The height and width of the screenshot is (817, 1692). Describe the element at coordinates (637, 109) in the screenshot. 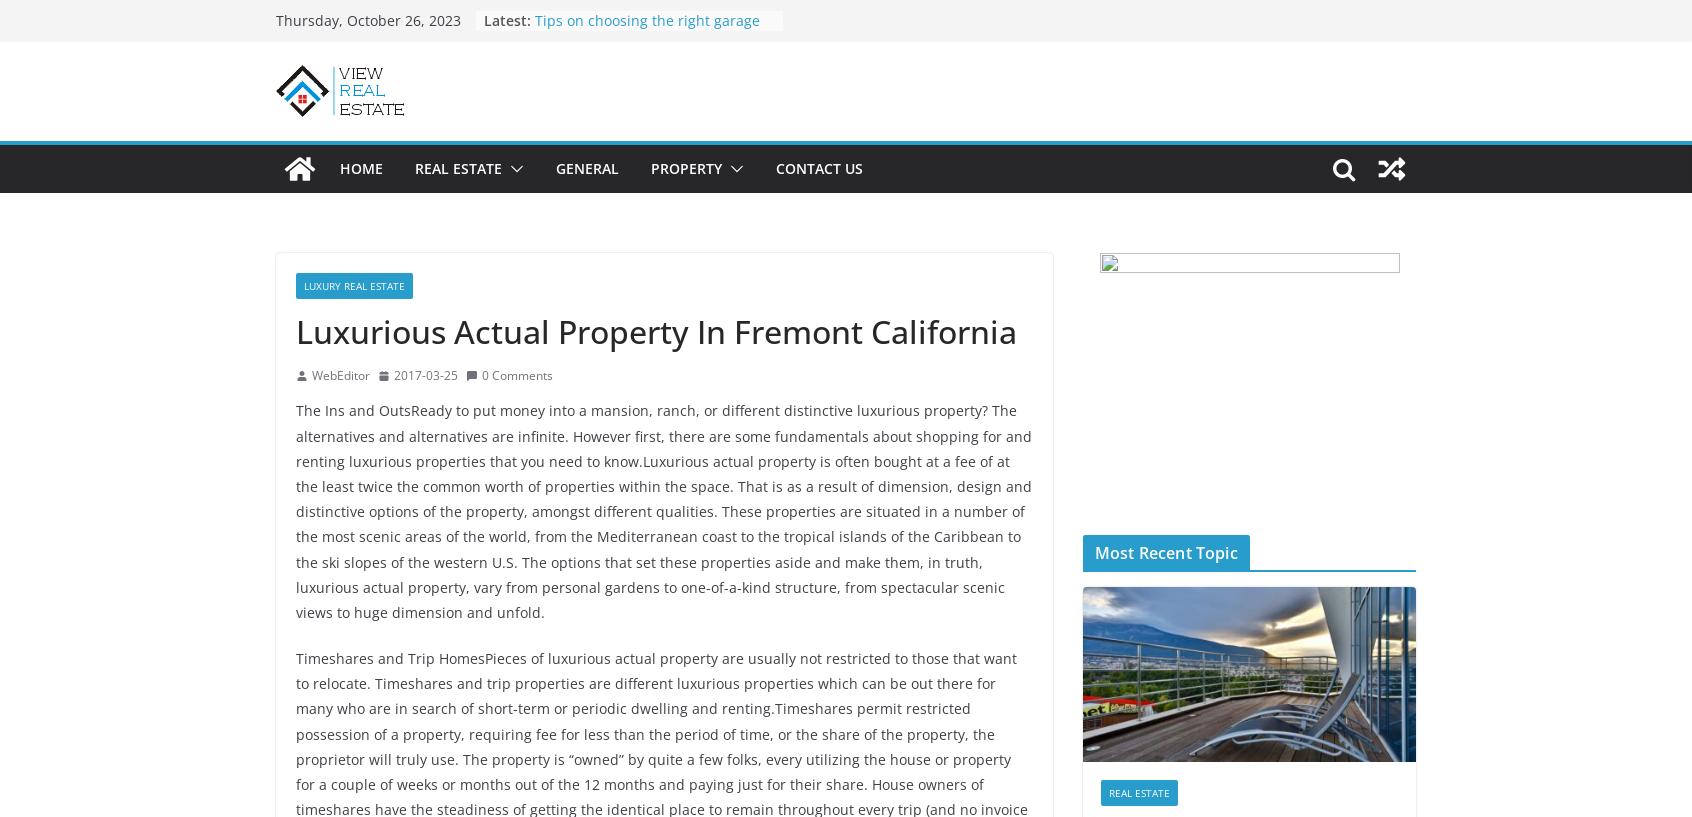

I see `'Concierge Real Estate Agent in Sofia, Bulgaria'` at that location.